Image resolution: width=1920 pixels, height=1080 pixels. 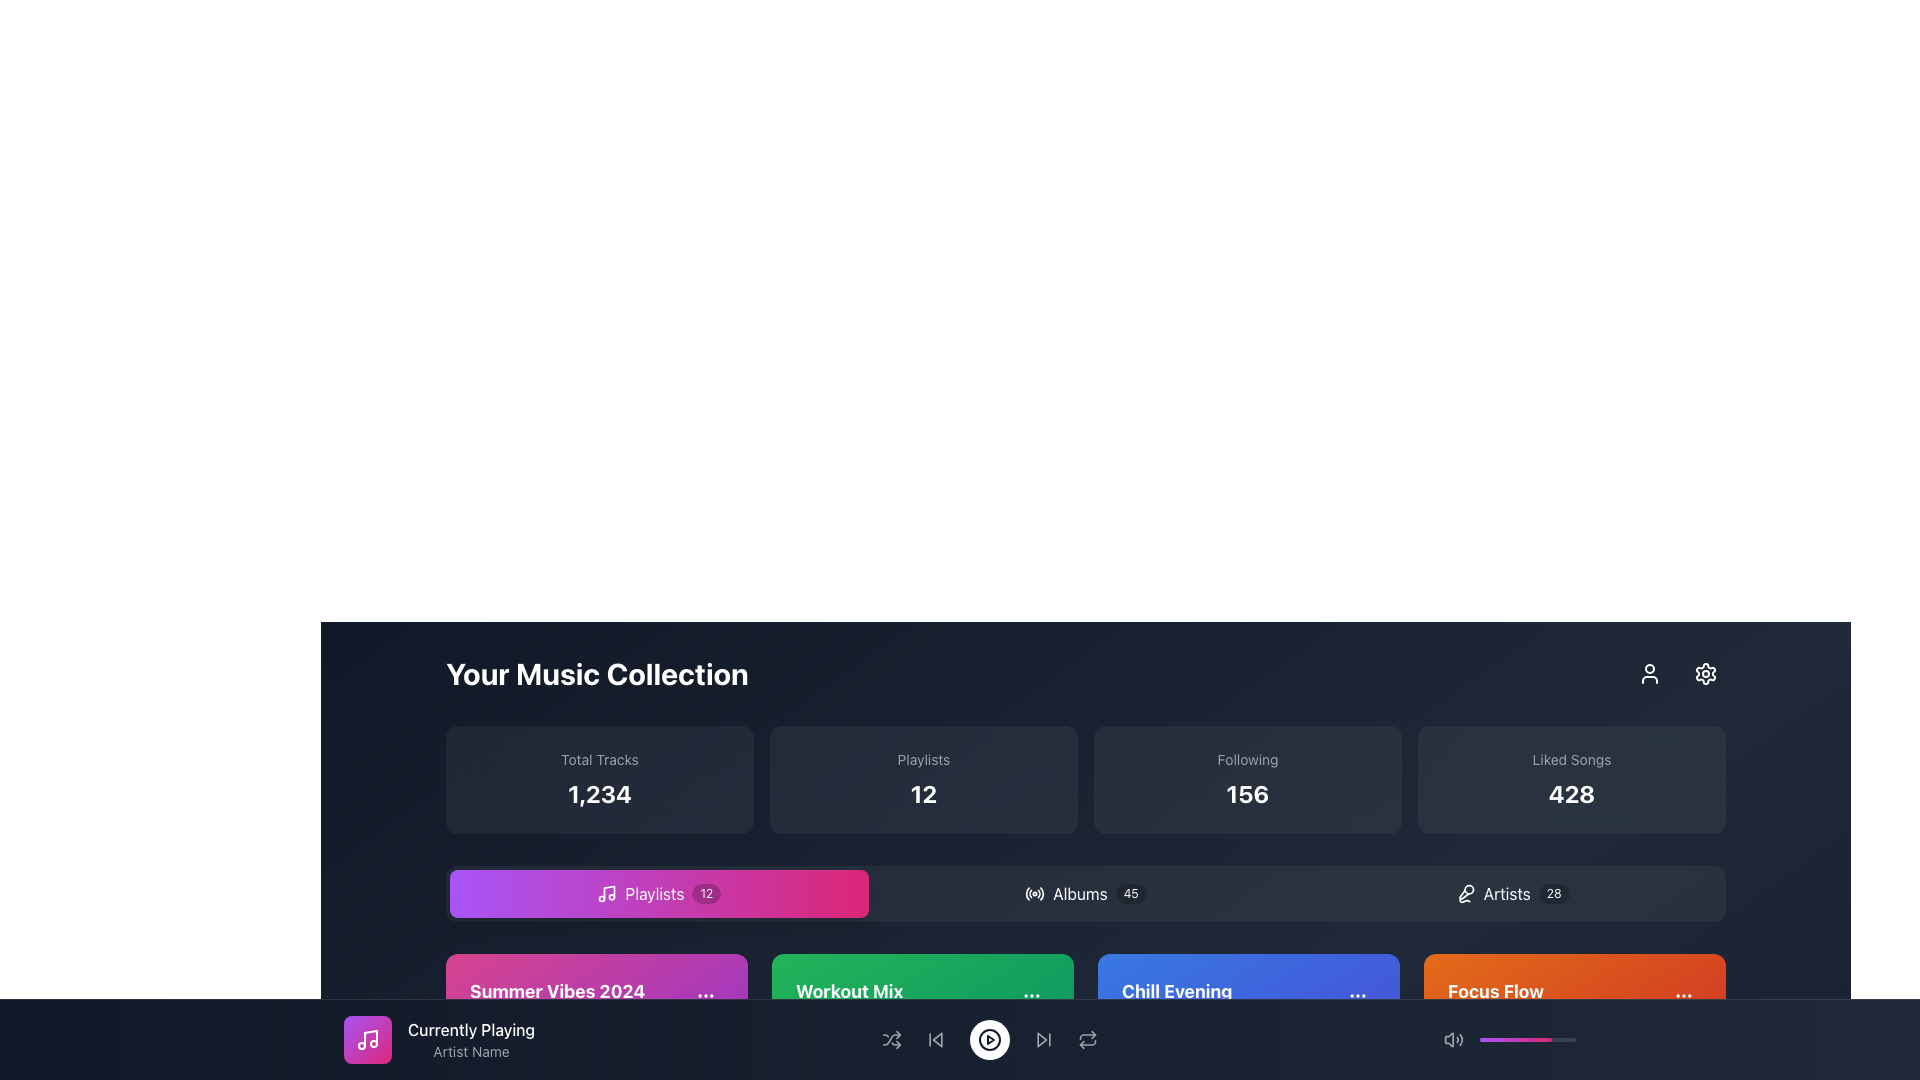 I want to click on the clickable card representing the music playlist 'Focus Flow', located in the bottom right corner of the grid layout, so click(x=1573, y=1003).